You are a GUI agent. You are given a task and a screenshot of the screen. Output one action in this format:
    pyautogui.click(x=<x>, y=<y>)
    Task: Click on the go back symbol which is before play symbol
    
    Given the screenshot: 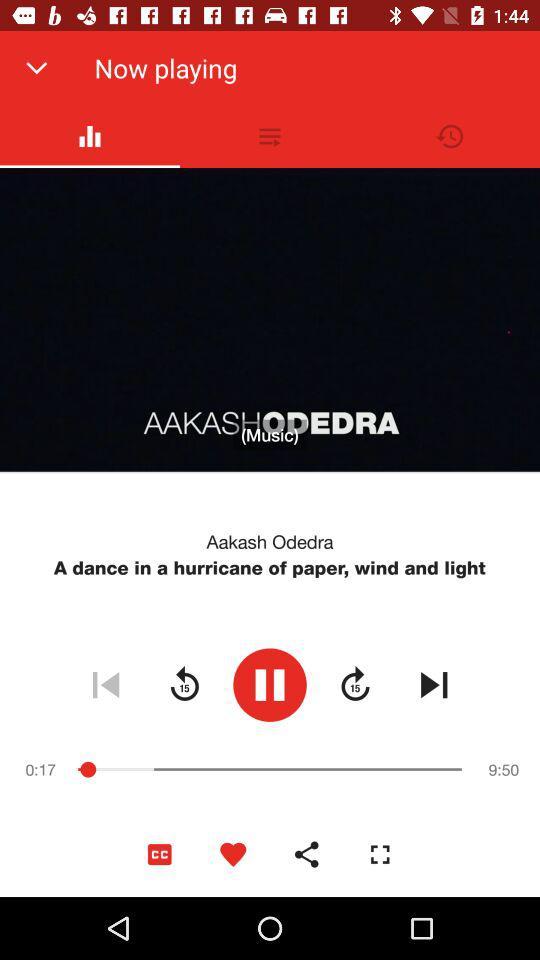 What is the action you would take?
    pyautogui.click(x=185, y=684)
    